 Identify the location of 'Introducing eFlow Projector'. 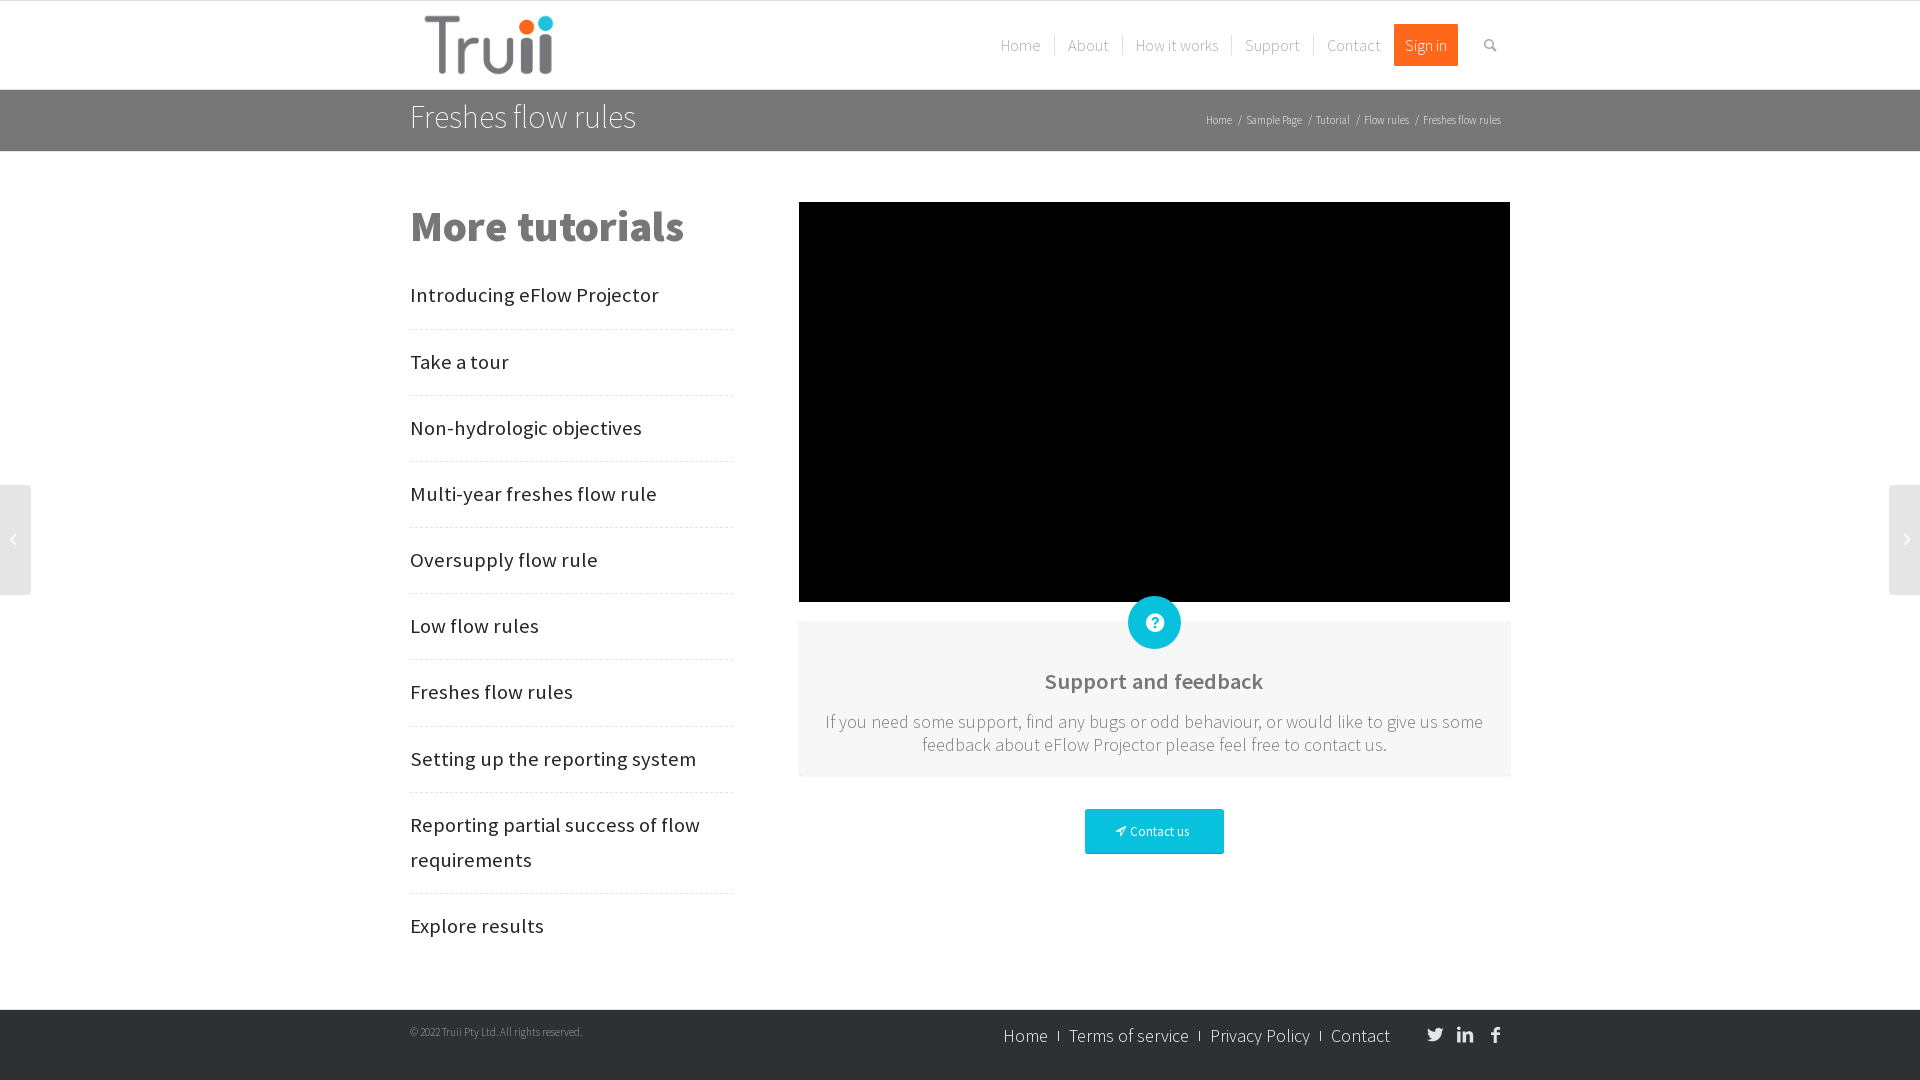
(534, 294).